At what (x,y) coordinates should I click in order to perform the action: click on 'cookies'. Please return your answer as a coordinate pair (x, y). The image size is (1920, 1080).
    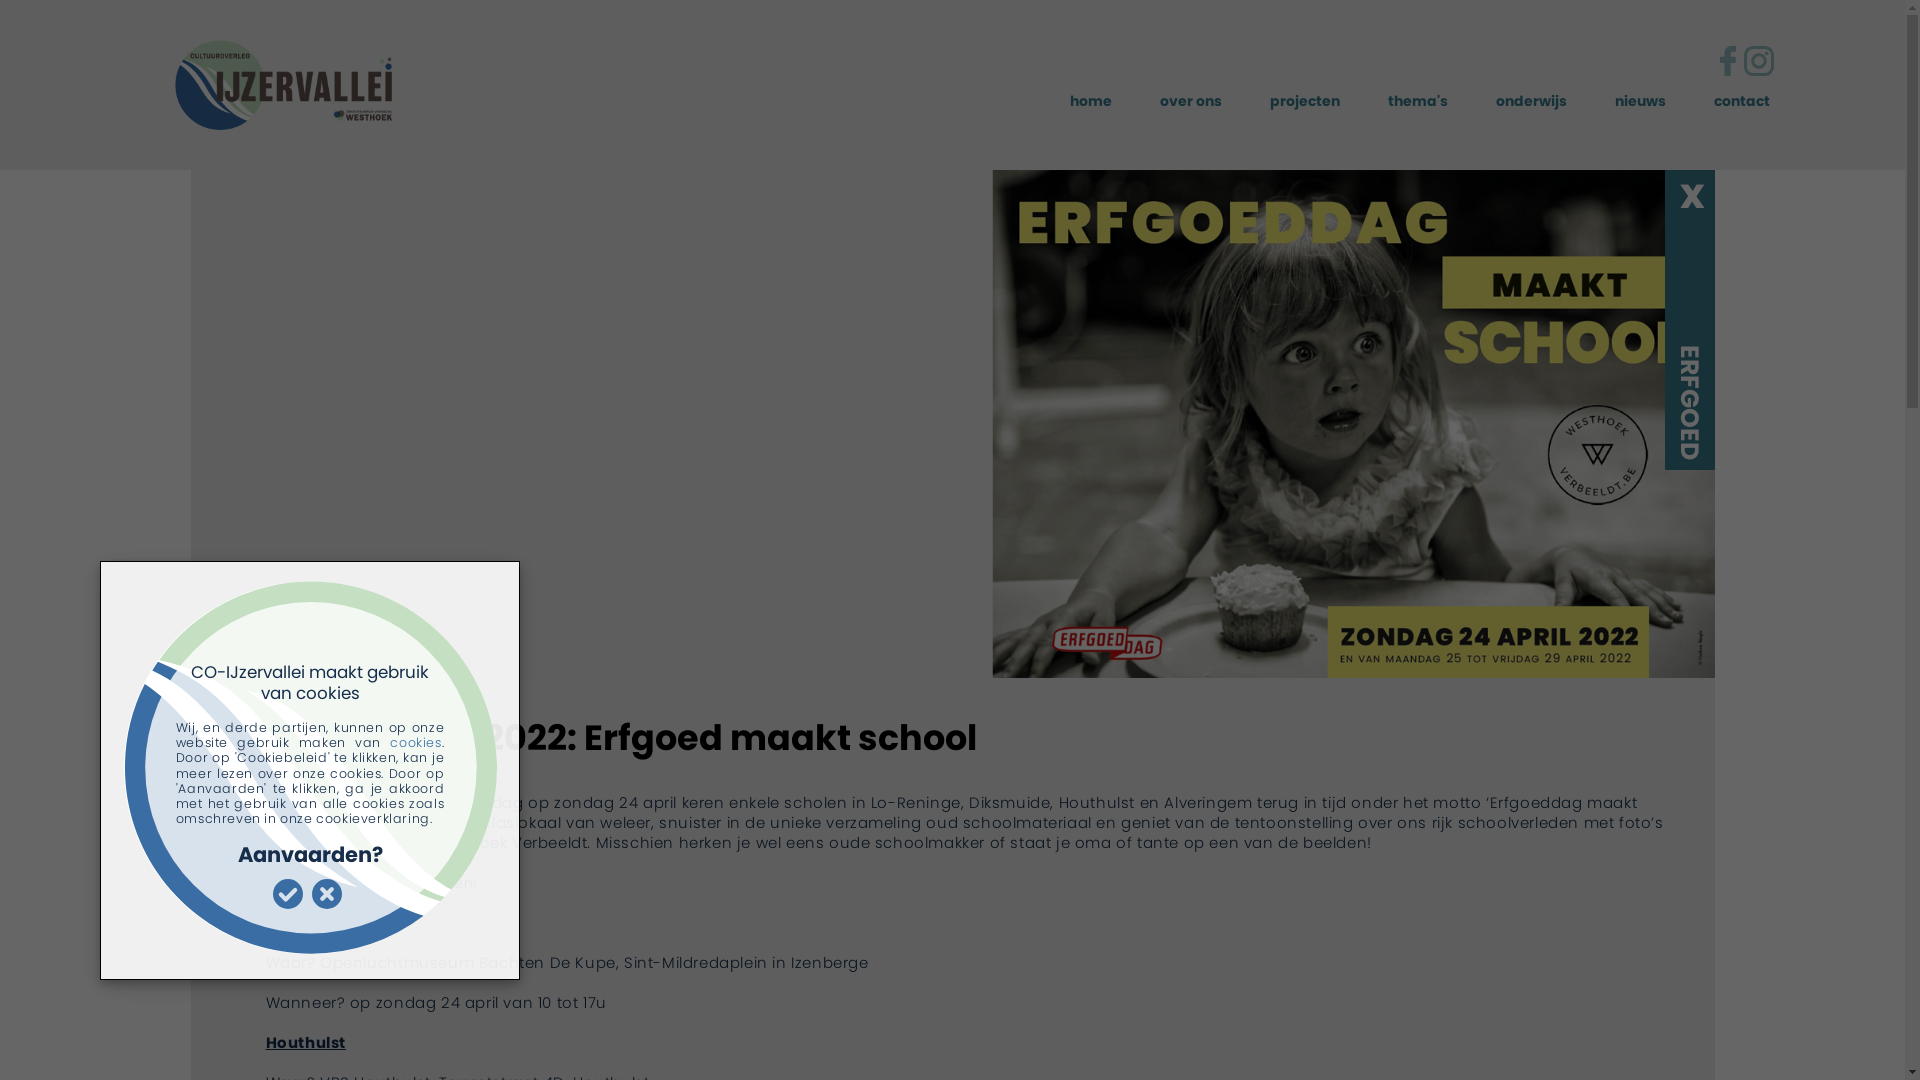
    Looking at the image, I should click on (389, 742).